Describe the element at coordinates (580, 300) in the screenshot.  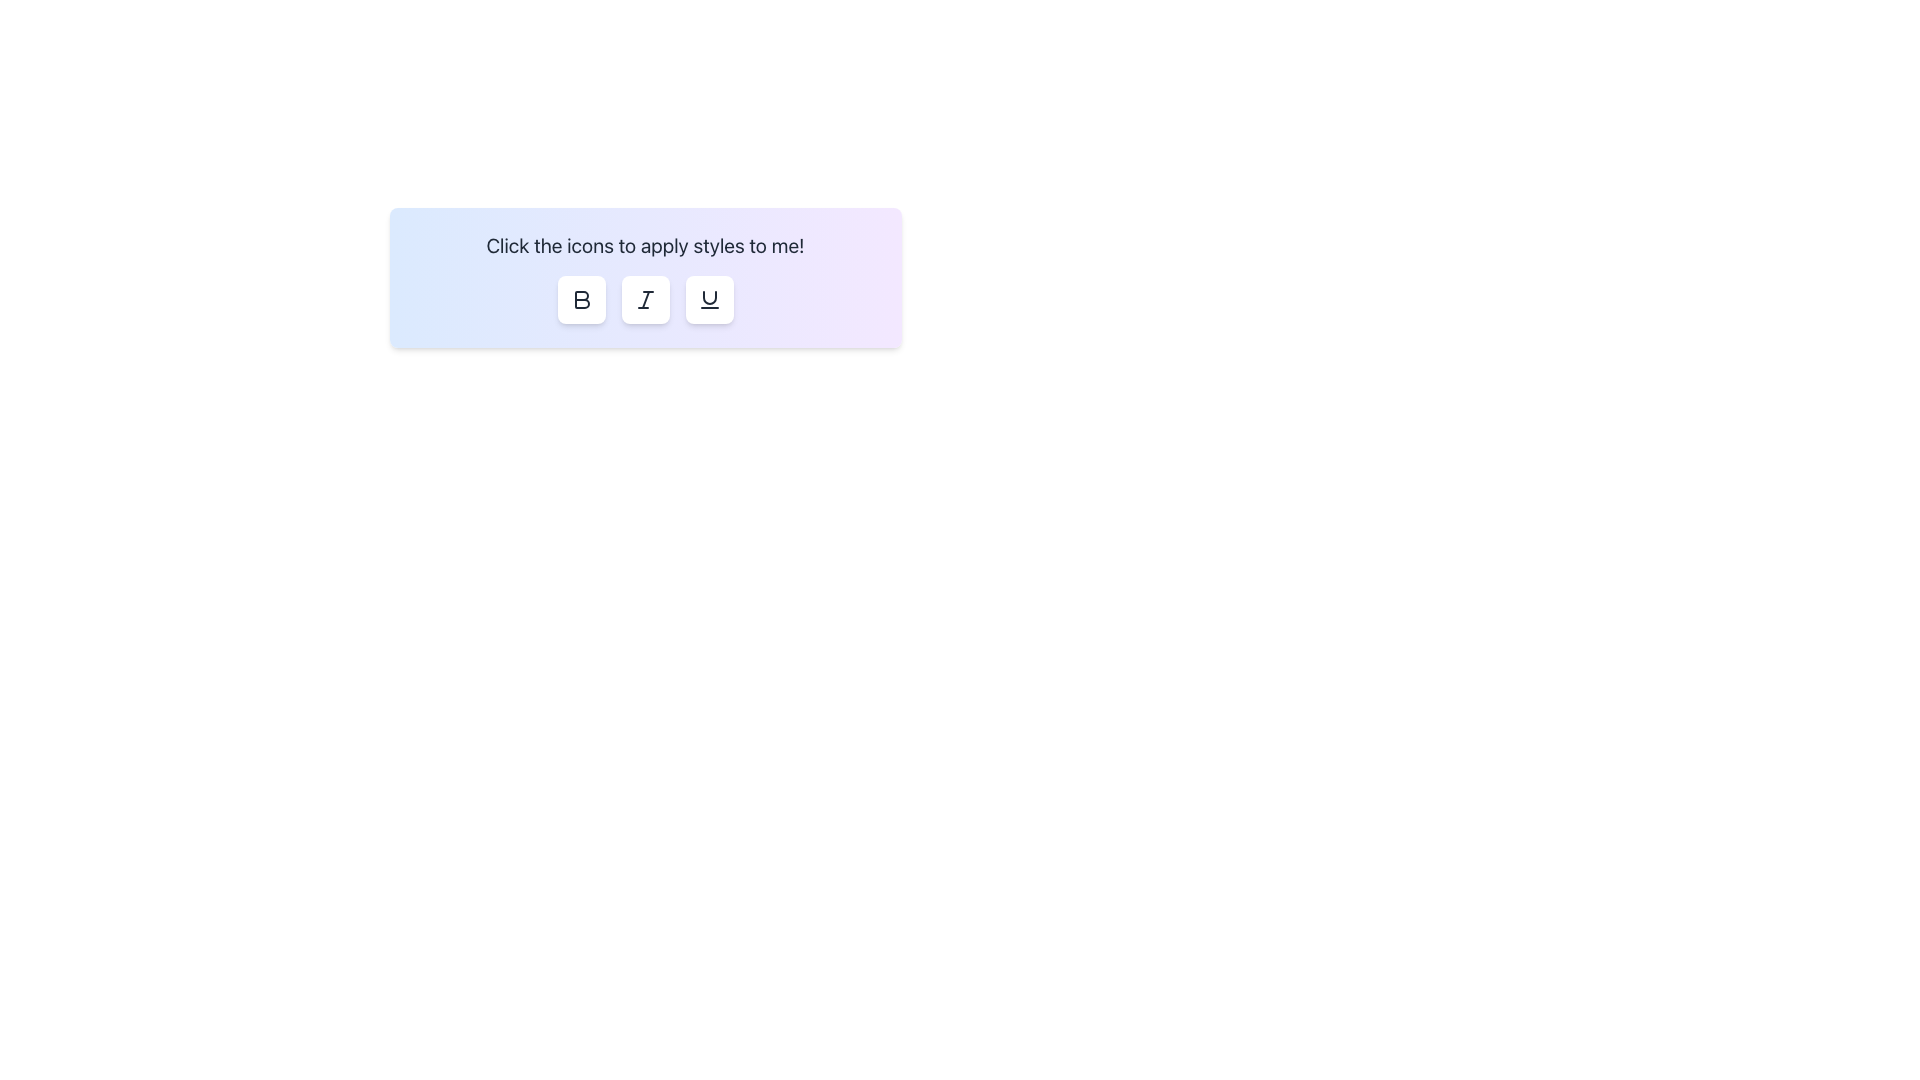
I see `the bold icon represented by a capital 'B'` at that location.